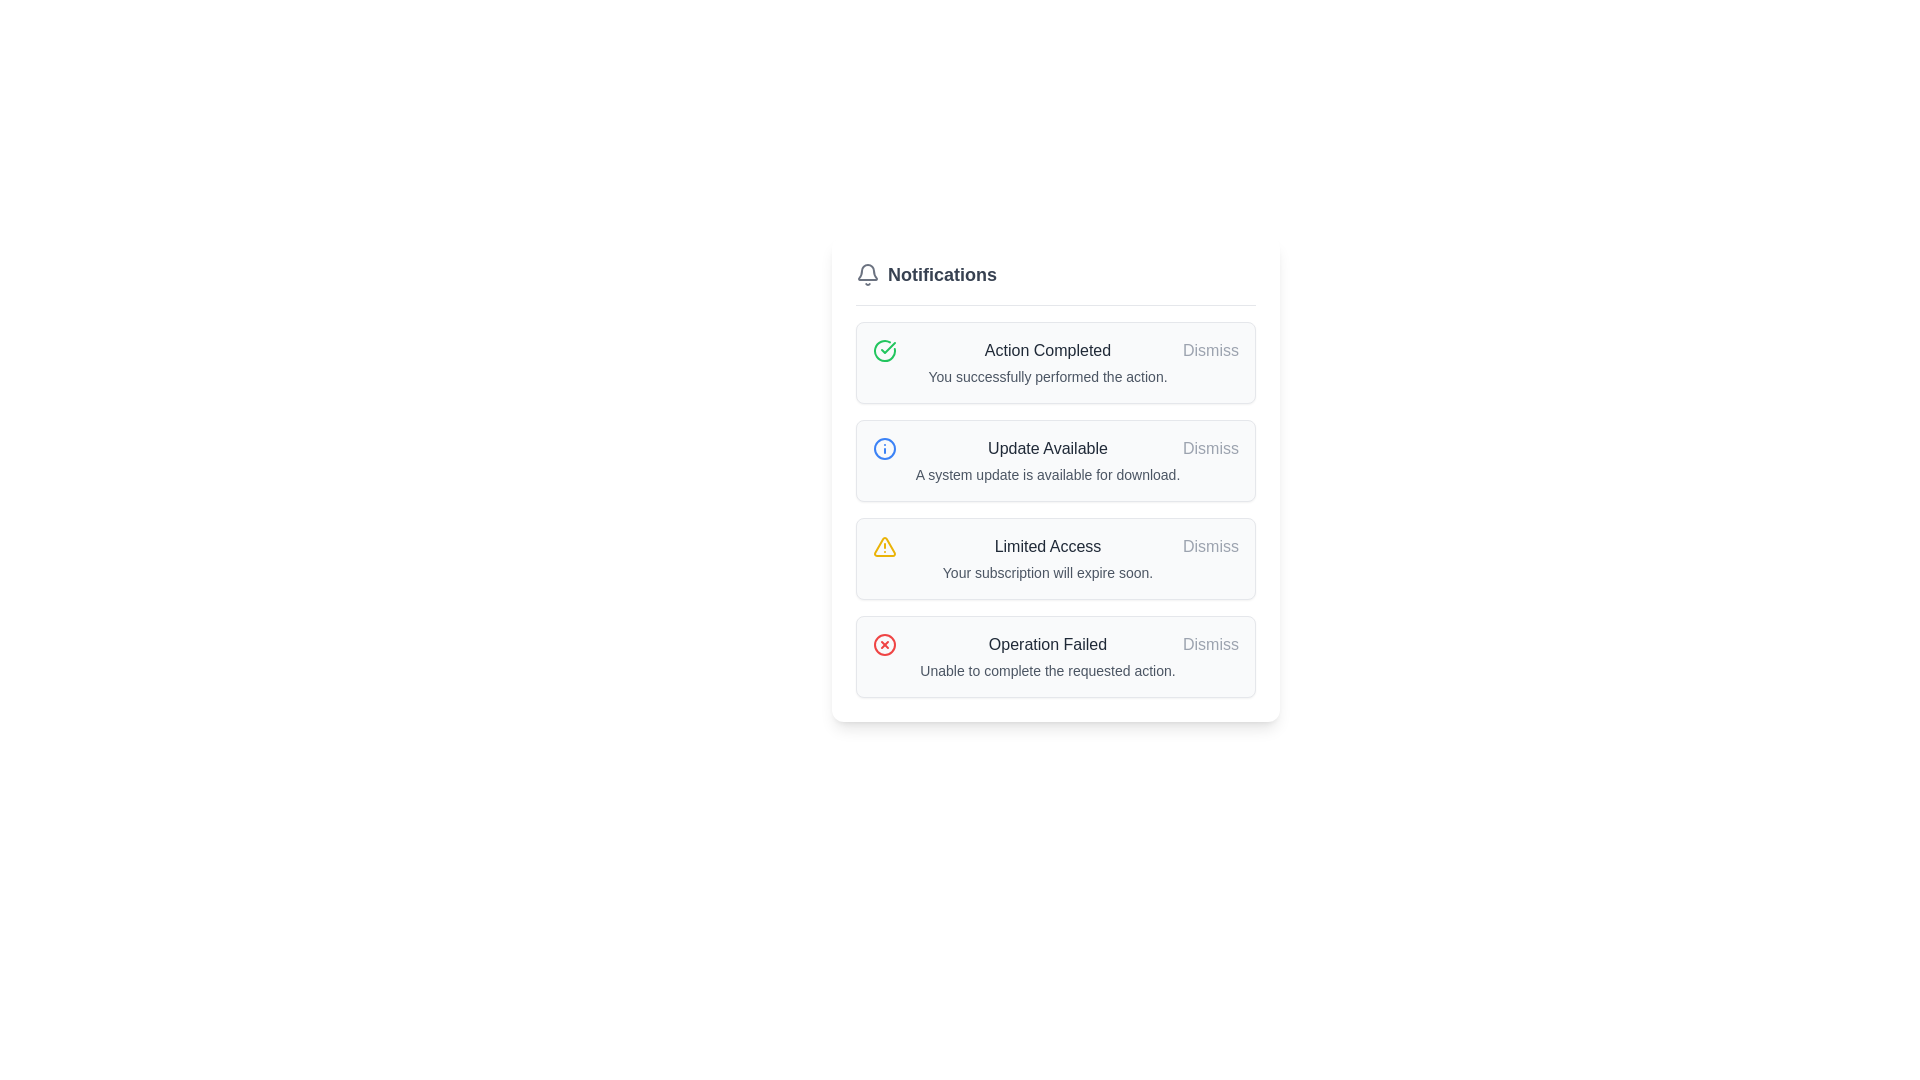 The width and height of the screenshot is (1920, 1080). What do you see at coordinates (887, 346) in the screenshot?
I see `the Icon that indicates successful completion of the related notification's task or message, located in the status or feedback notification section near the top of a list of items, specifically associated with the 'Action Completed' notification` at bounding box center [887, 346].